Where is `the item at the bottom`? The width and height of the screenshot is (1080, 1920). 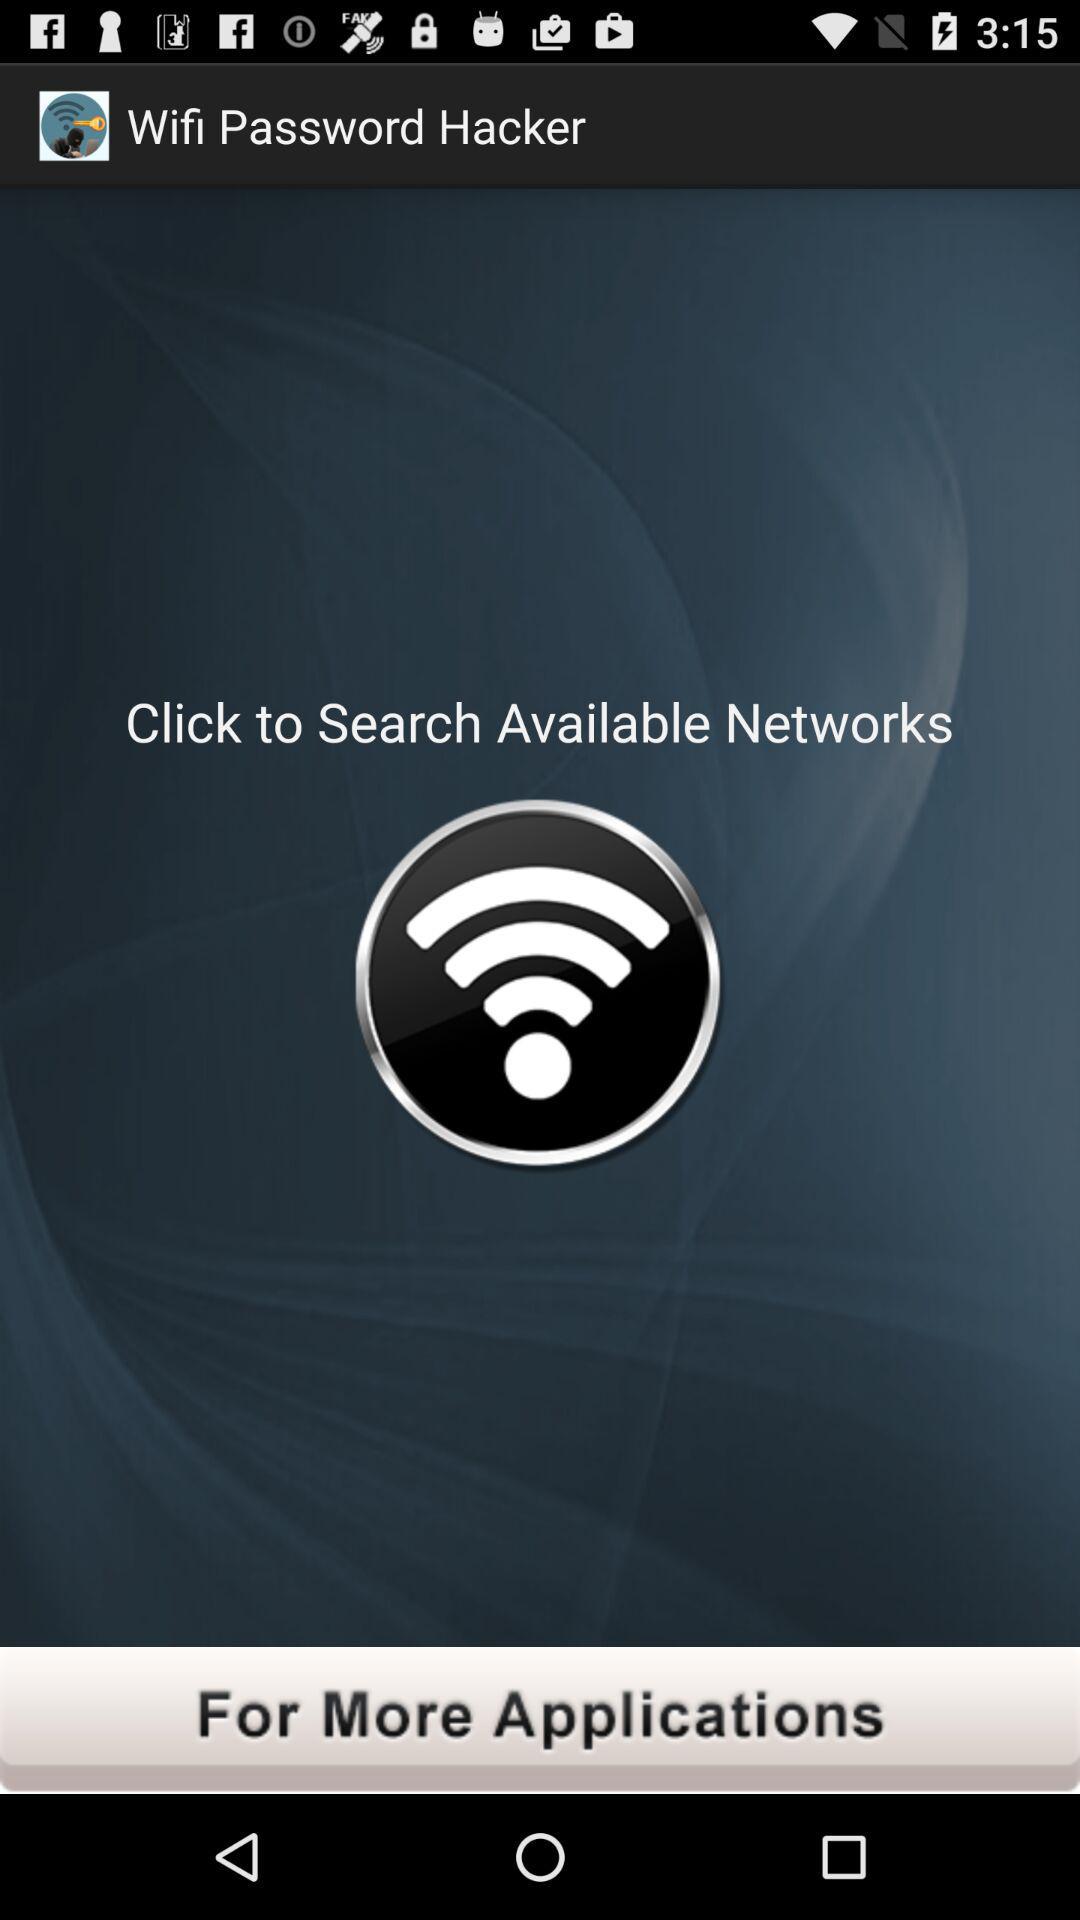 the item at the bottom is located at coordinates (540, 1719).